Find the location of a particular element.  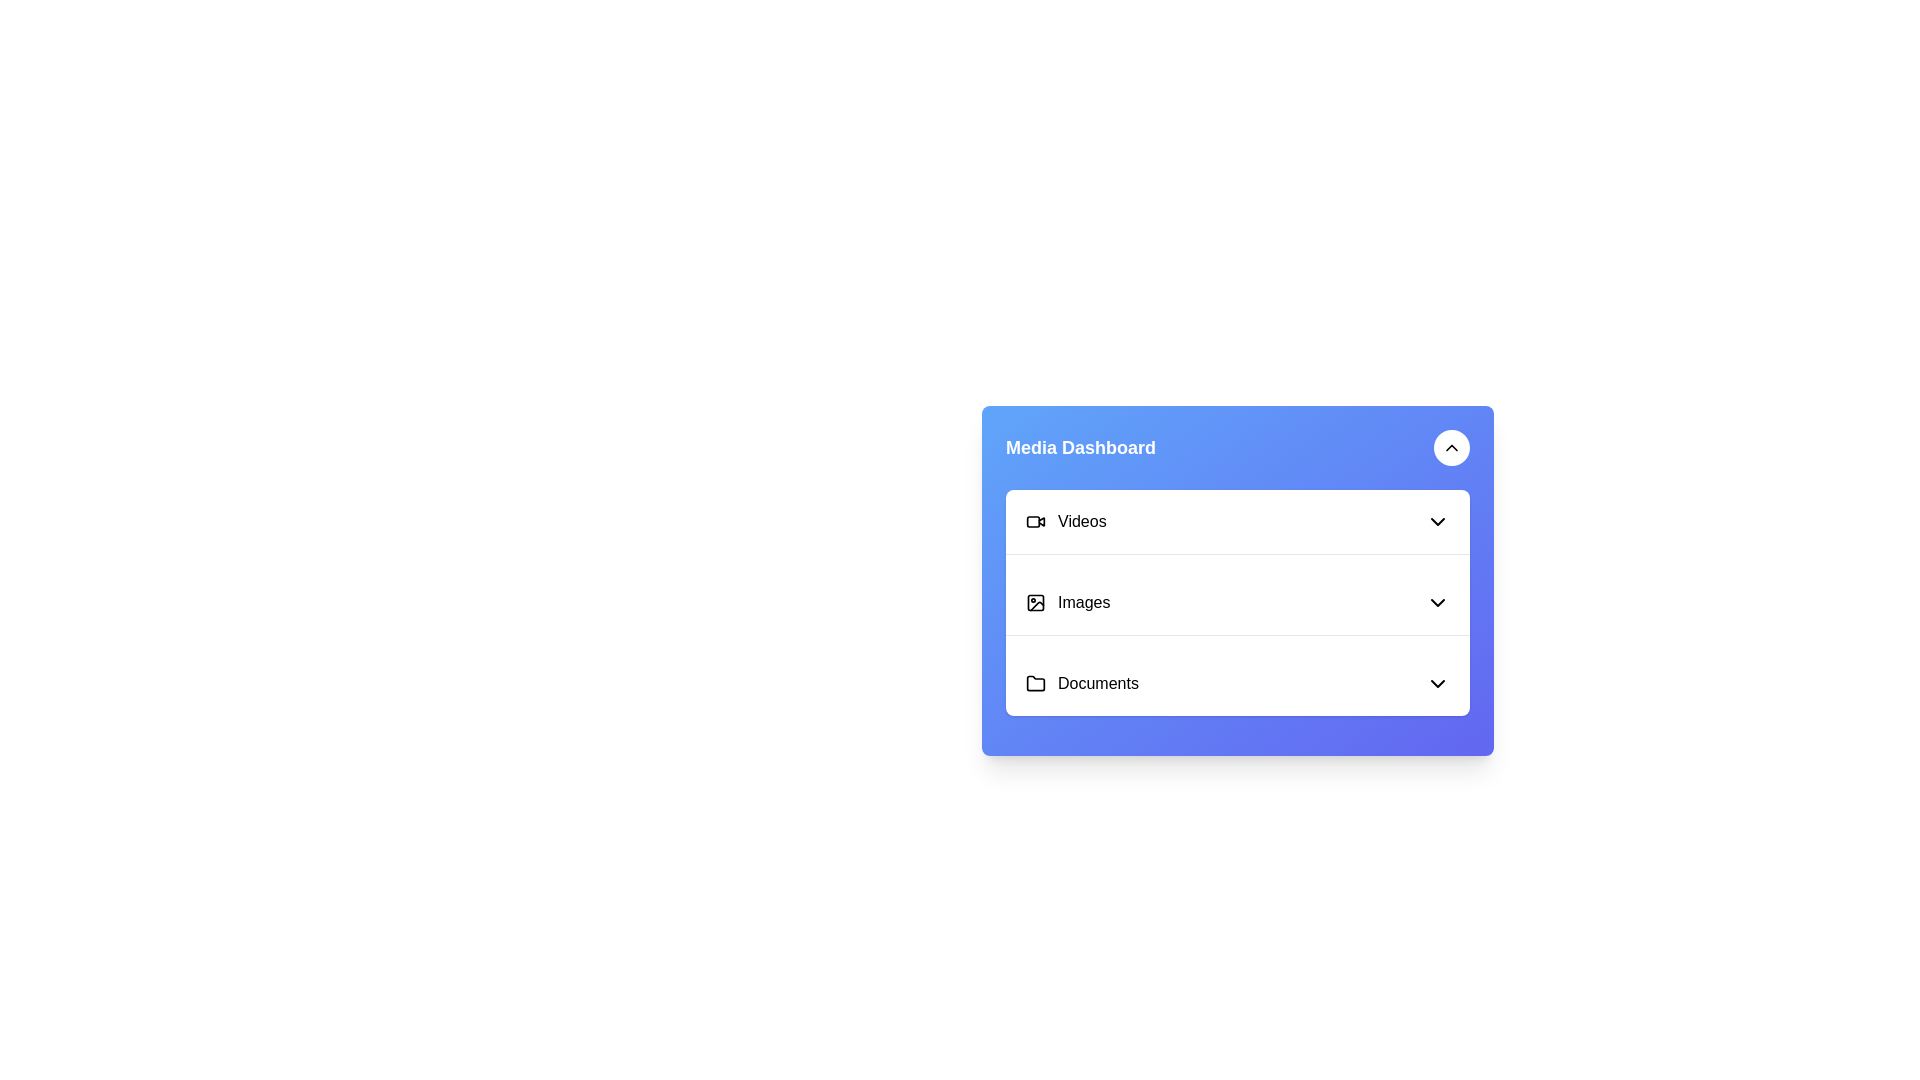

the image icon located in the second row of the 'Media Dashboard' panel, which precedes the text 'Images' is located at coordinates (1036, 601).